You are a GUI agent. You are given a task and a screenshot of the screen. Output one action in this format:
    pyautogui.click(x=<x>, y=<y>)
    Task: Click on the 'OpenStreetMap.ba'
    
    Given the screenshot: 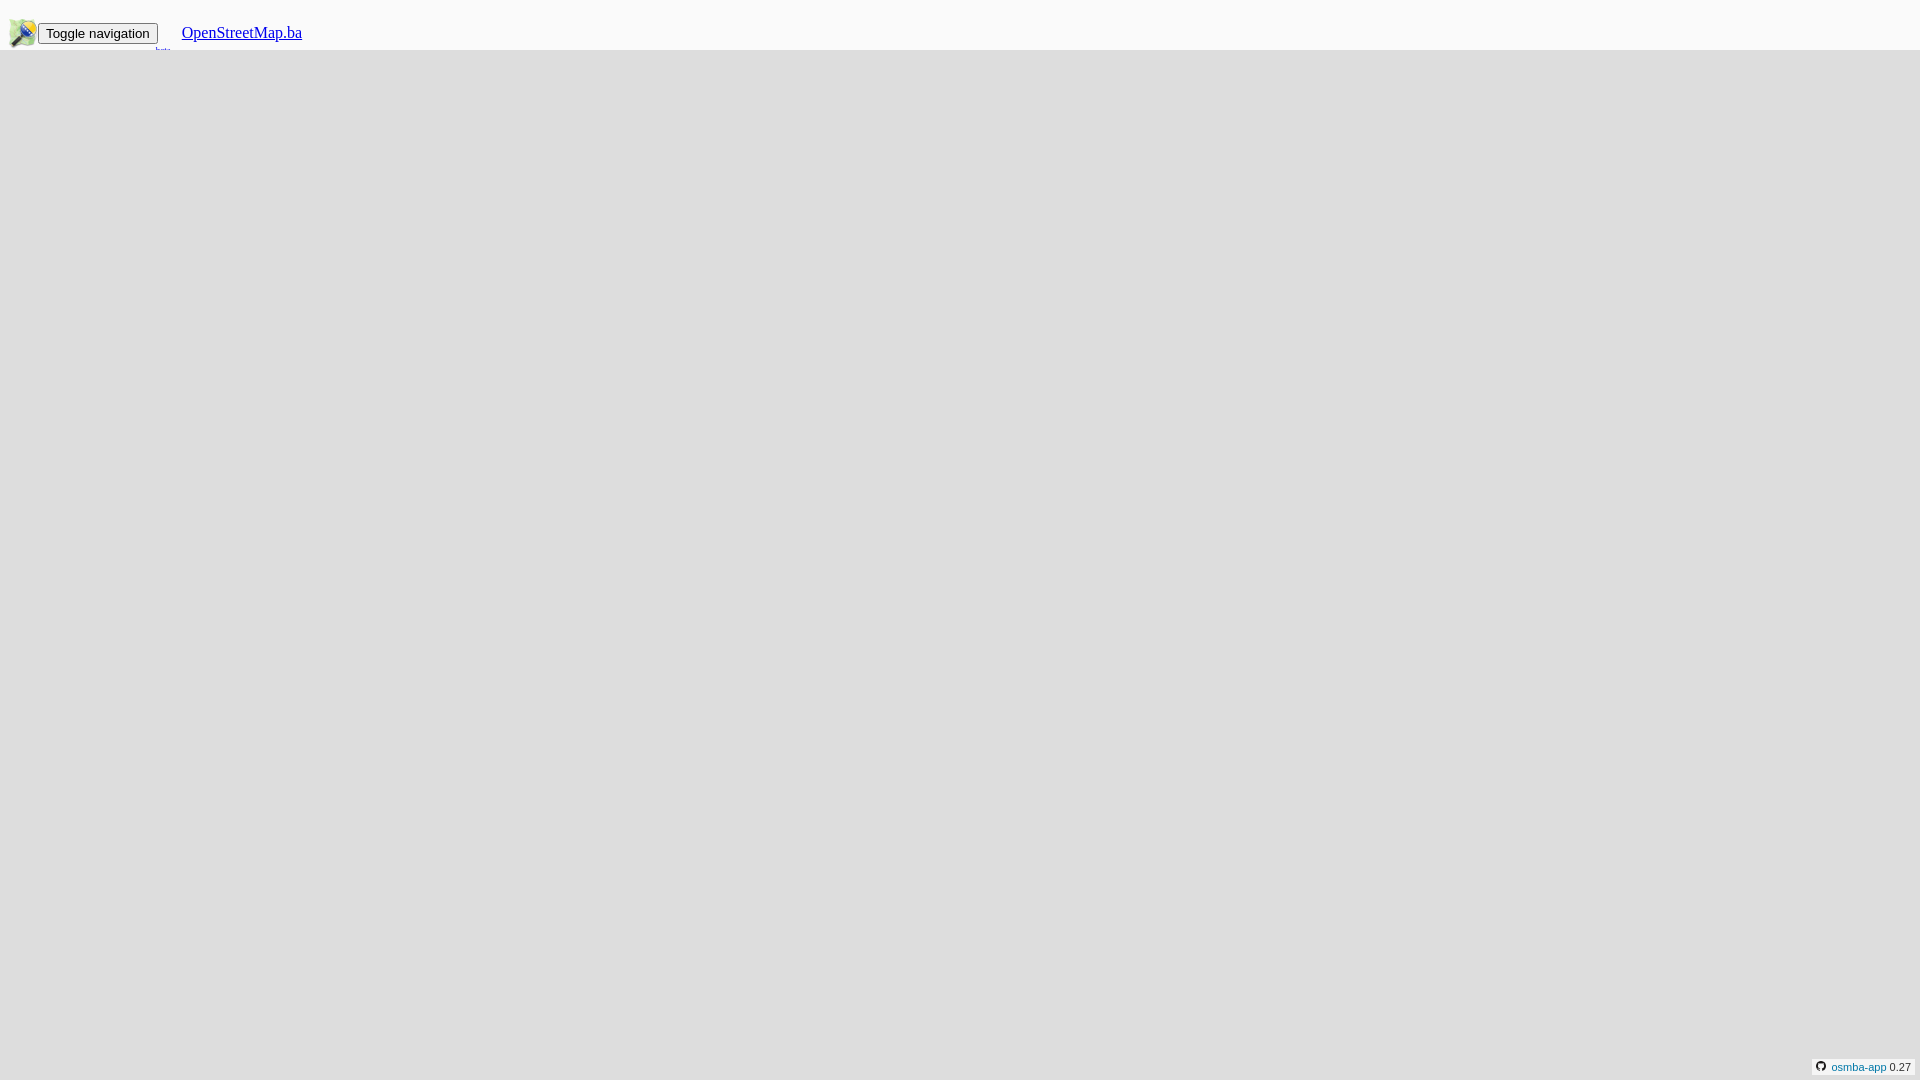 What is the action you would take?
    pyautogui.click(x=240, y=32)
    